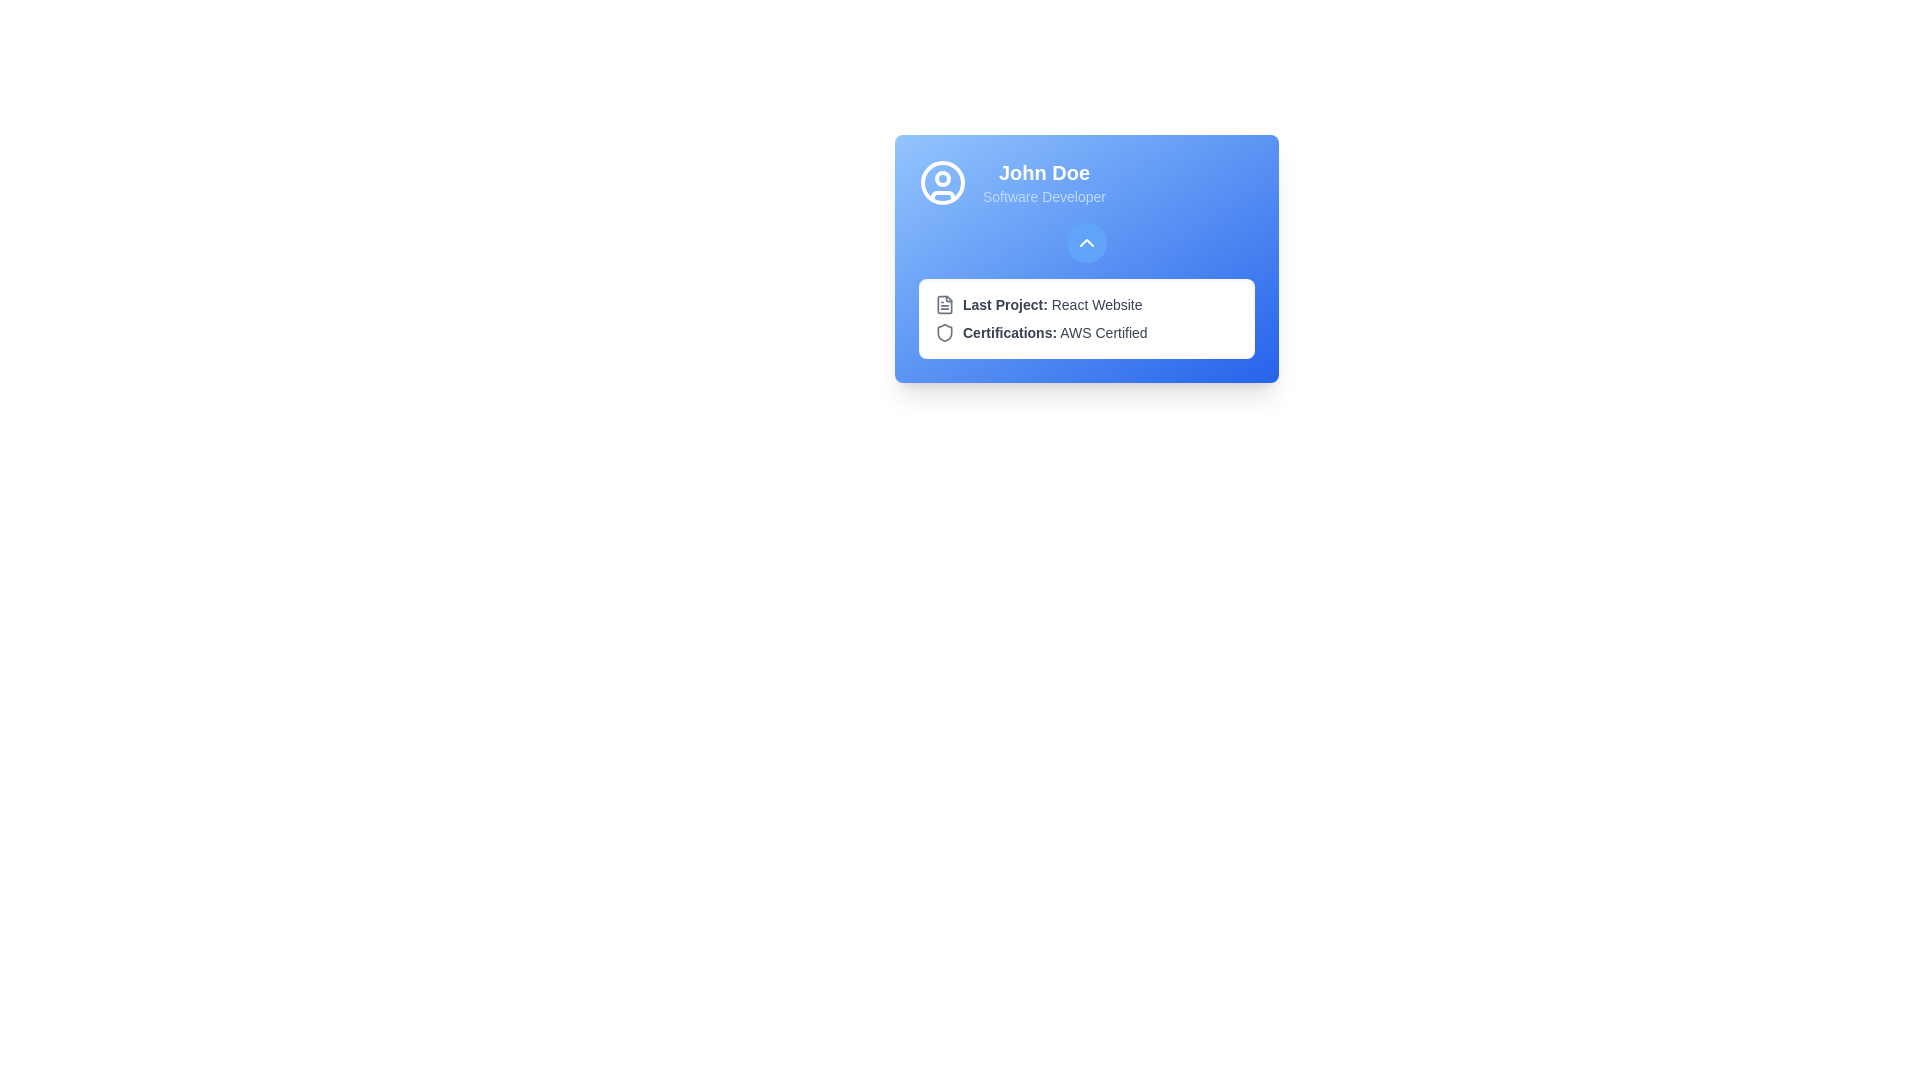  I want to click on the outer blue outlined circle in the user avatar graphic representing a profile, located on the left side of the blue card containing 'John Doe' and 'Software Developer.', so click(941, 182).